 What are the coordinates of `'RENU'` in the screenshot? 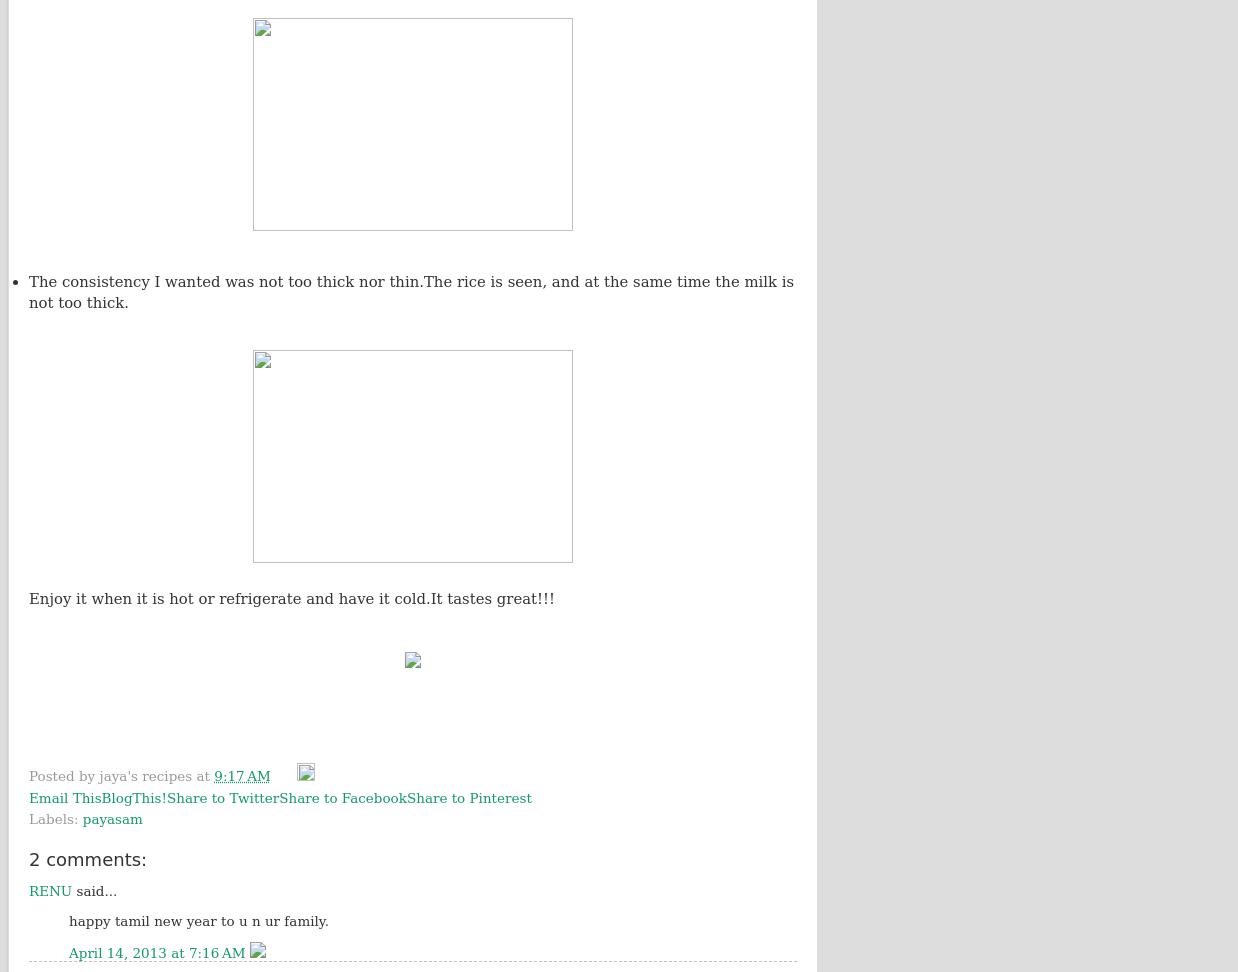 It's located at (49, 891).